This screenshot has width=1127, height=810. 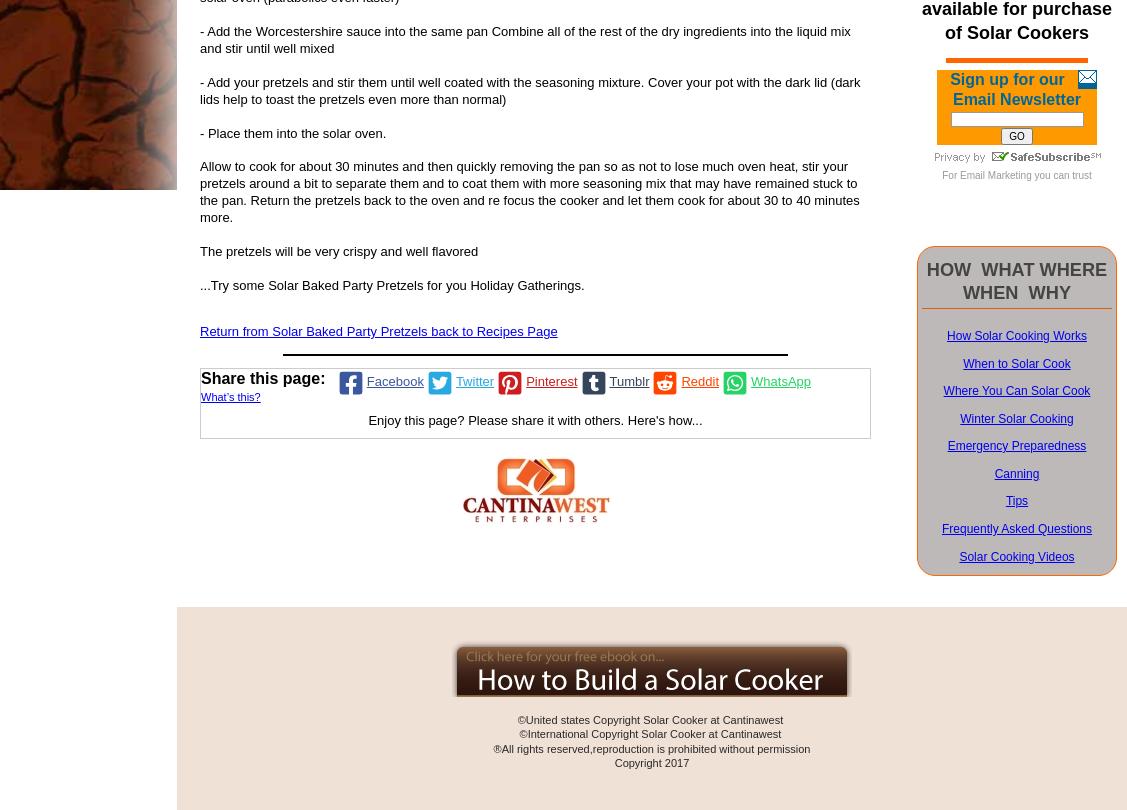 What do you see at coordinates (474, 380) in the screenshot?
I see `'Twitter'` at bounding box center [474, 380].